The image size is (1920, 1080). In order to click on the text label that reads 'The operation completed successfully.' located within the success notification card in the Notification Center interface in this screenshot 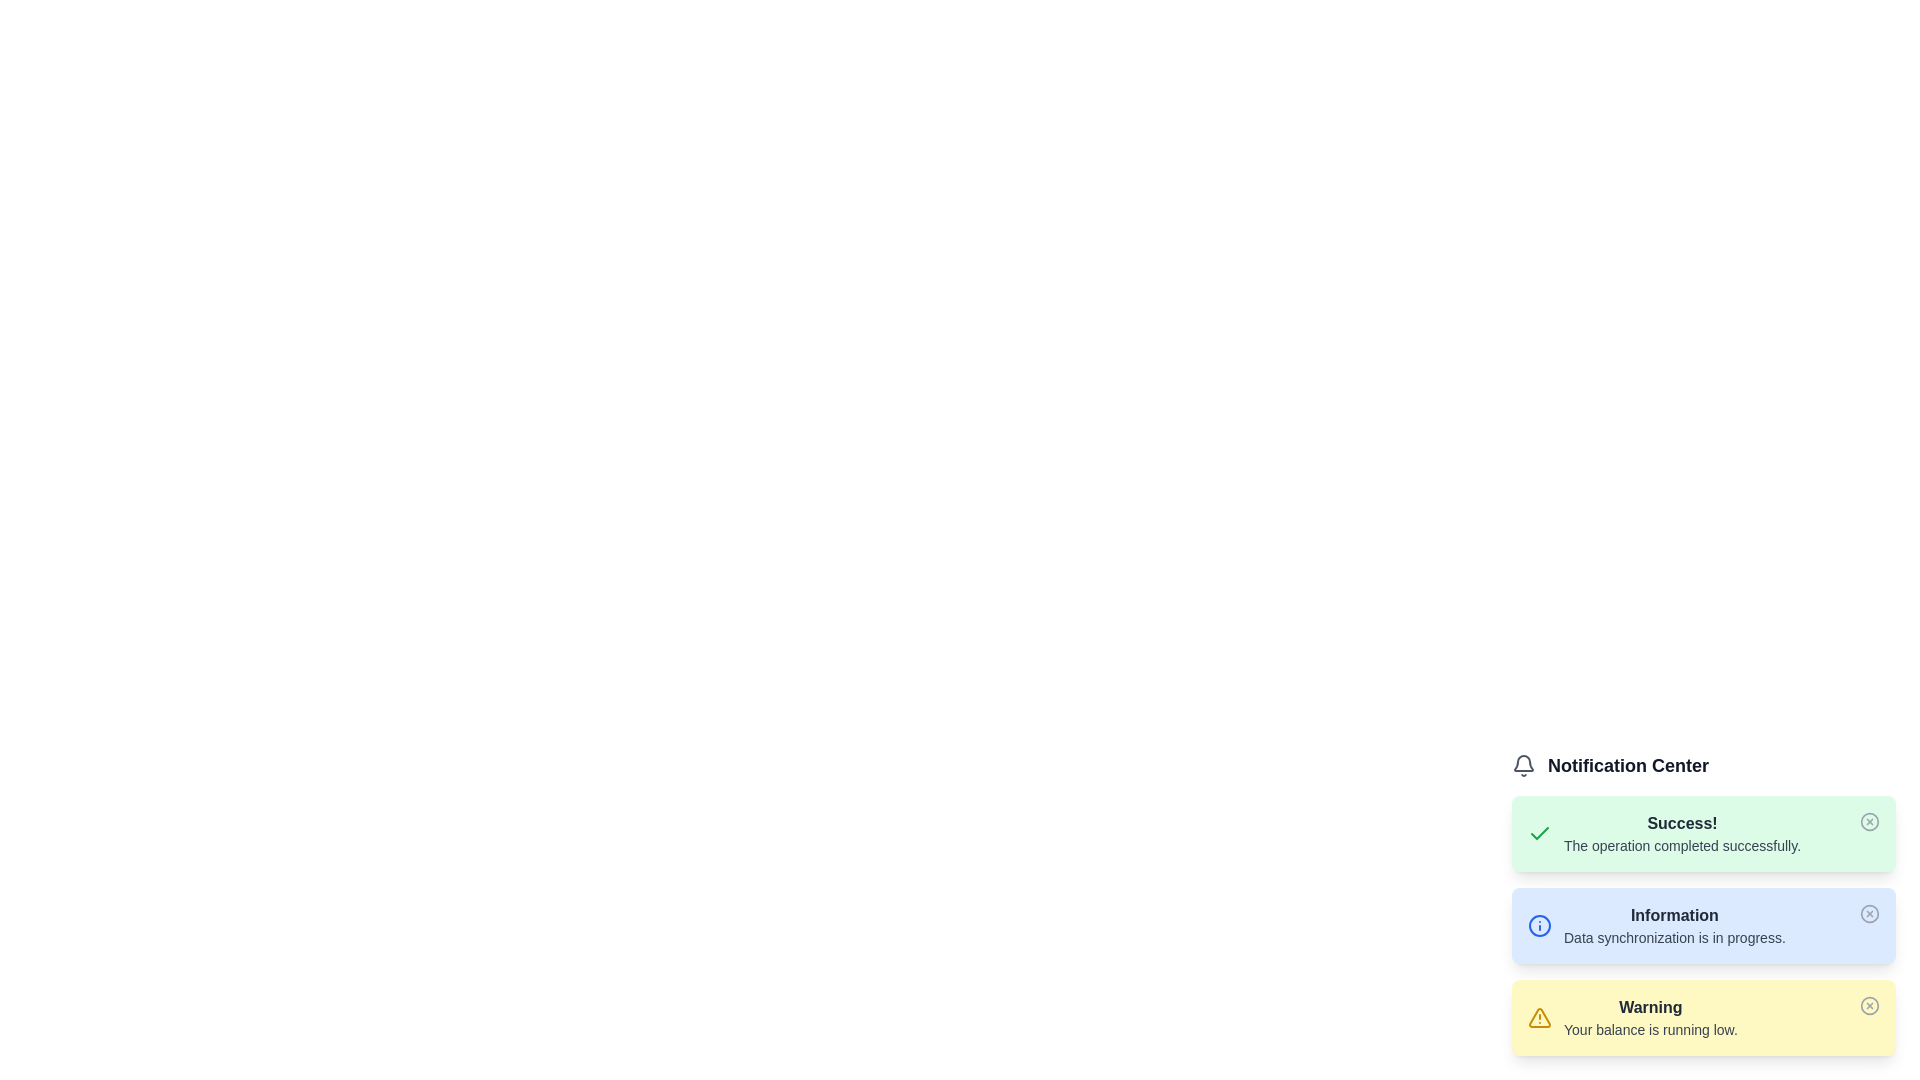, I will do `click(1681, 845)`.